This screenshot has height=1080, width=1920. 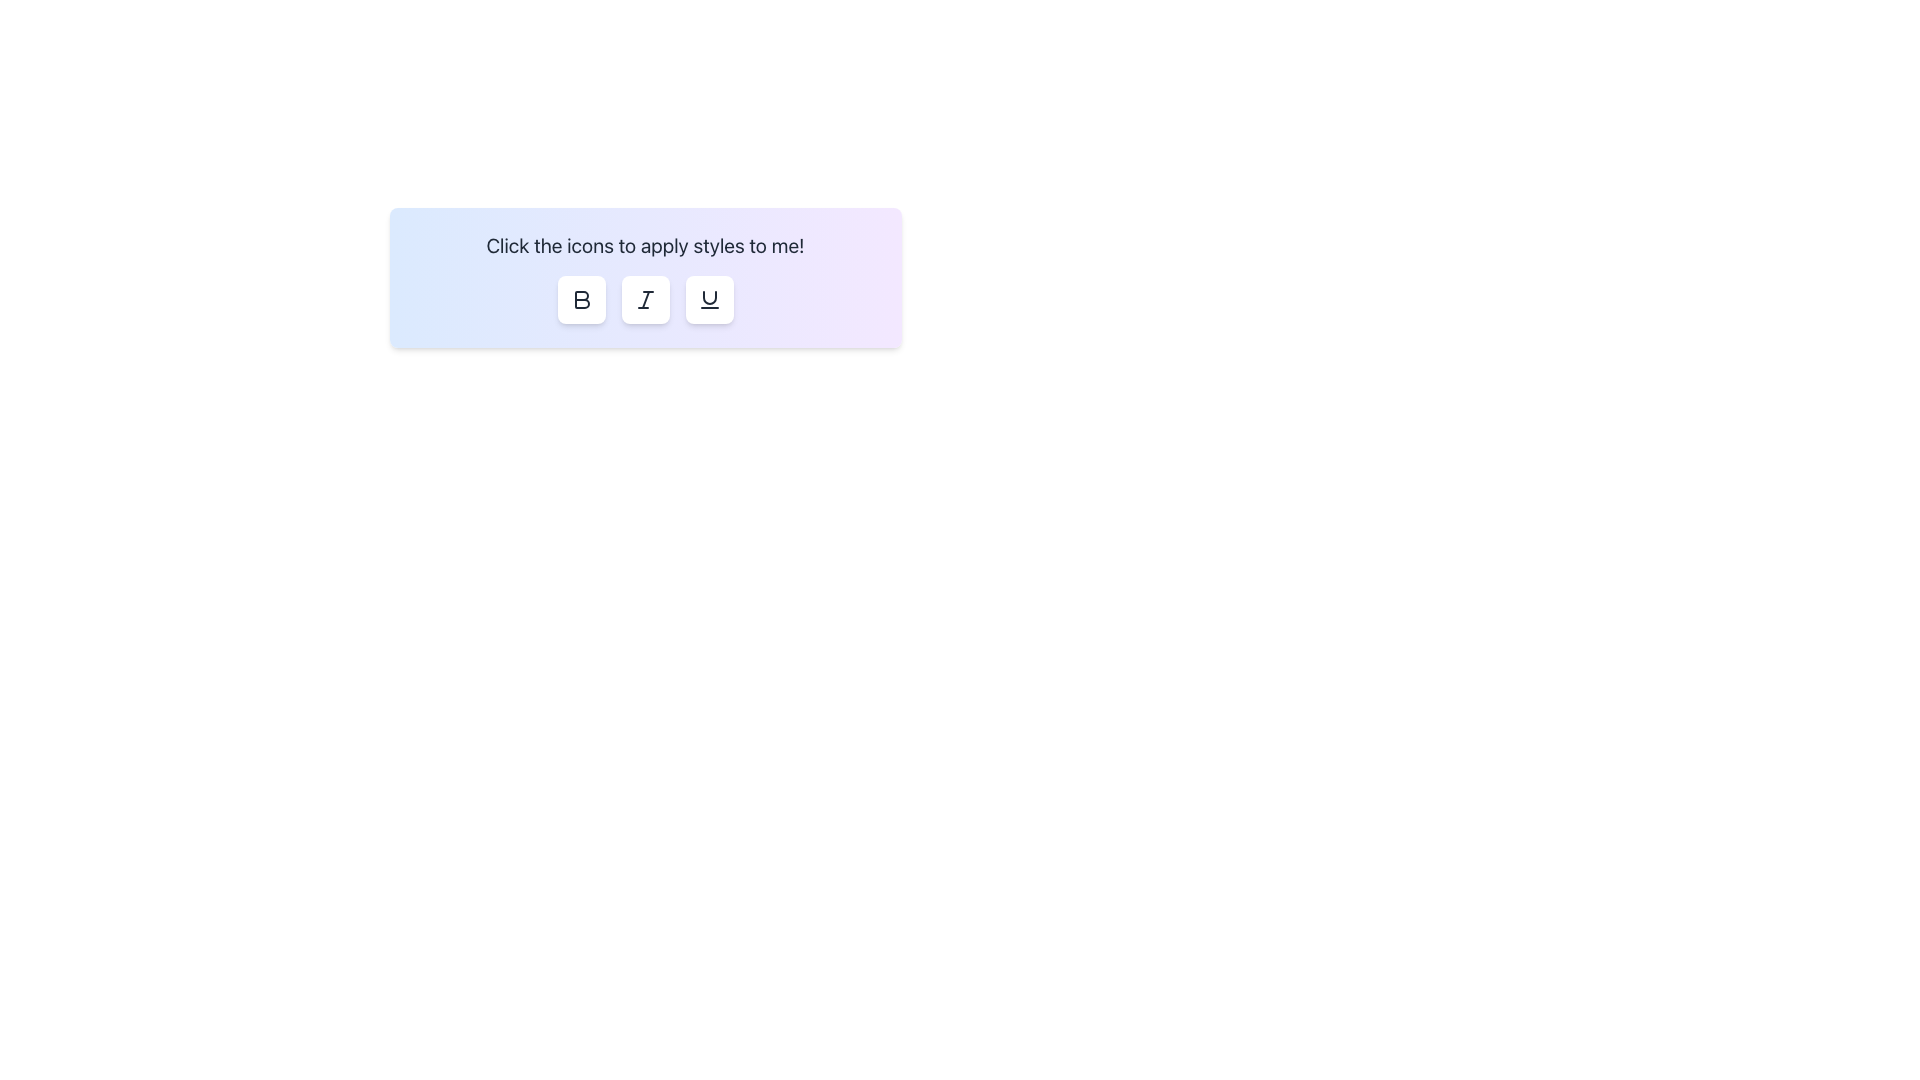 I want to click on the second icon button, so click(x=645, y=300).